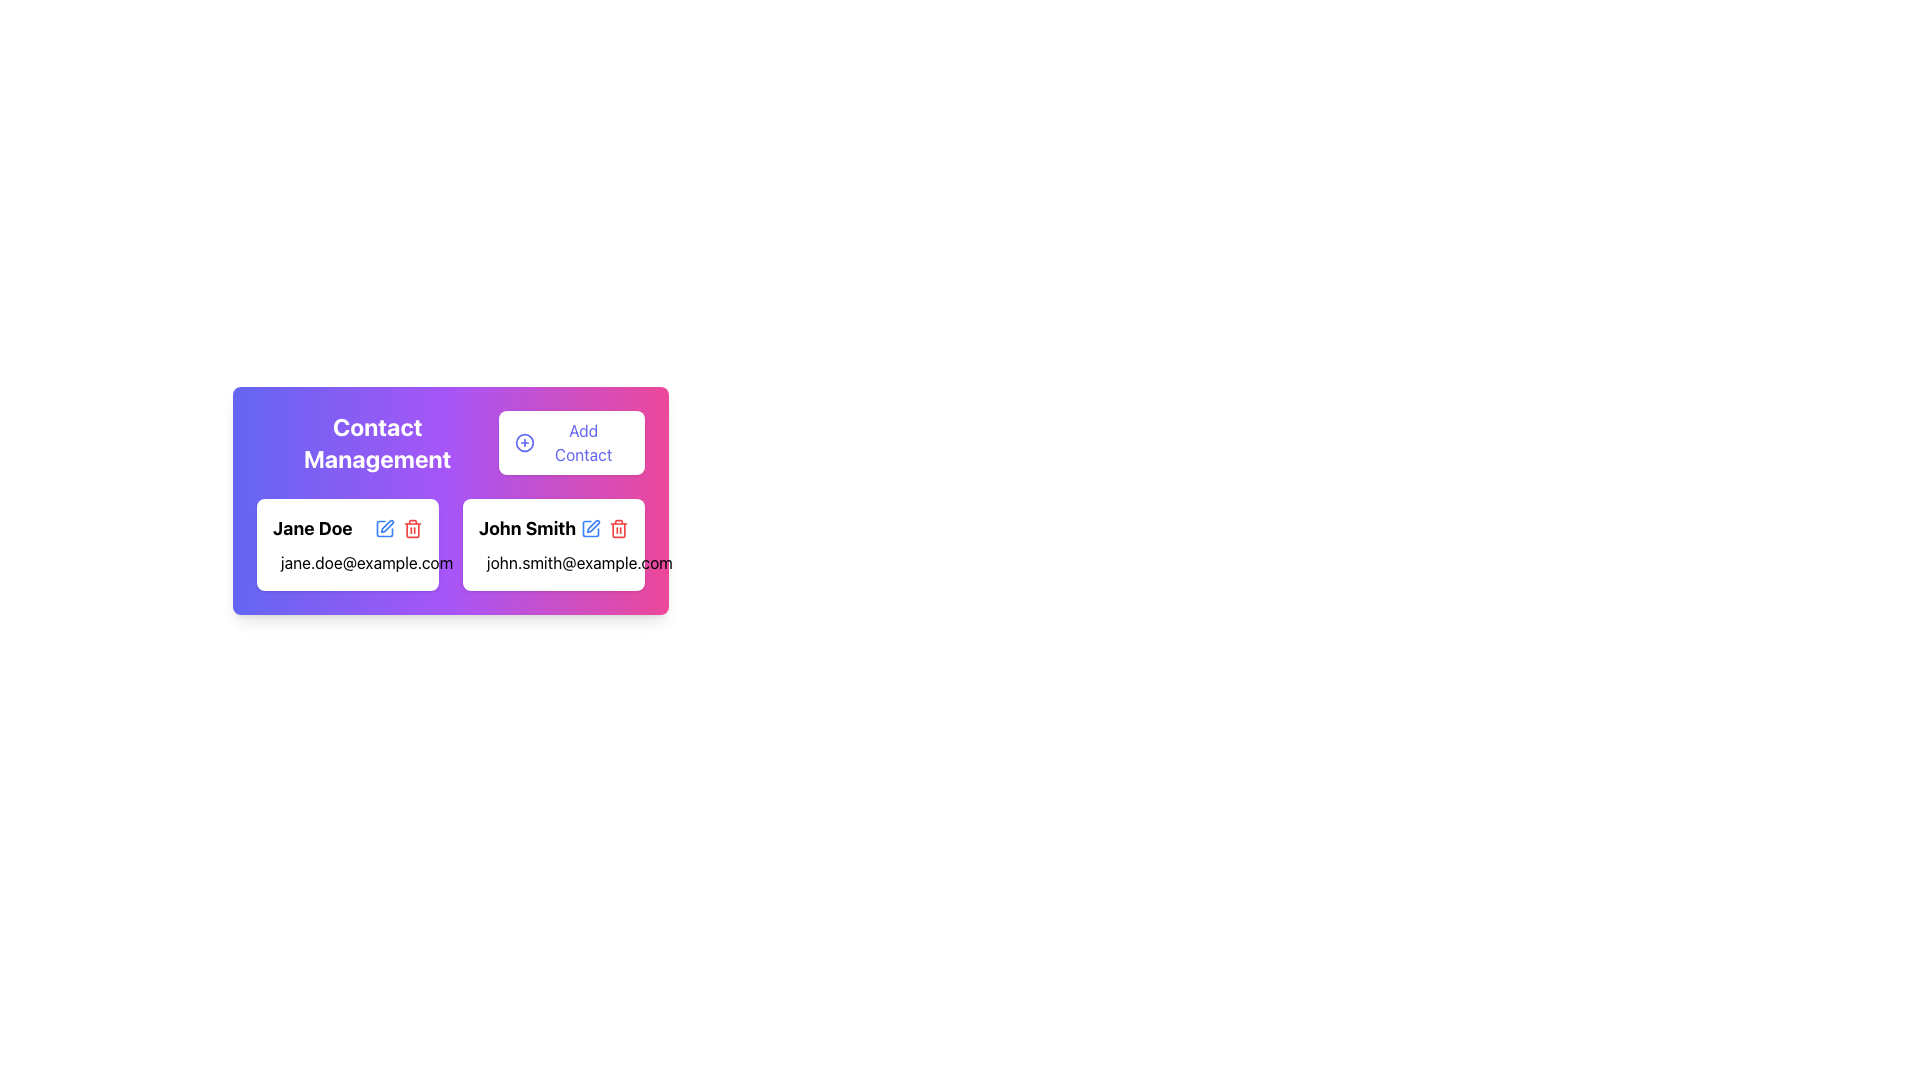 The image size is (1920, 1080). I want to click on the edit icon button for 'John Smith', so click(589, 527).